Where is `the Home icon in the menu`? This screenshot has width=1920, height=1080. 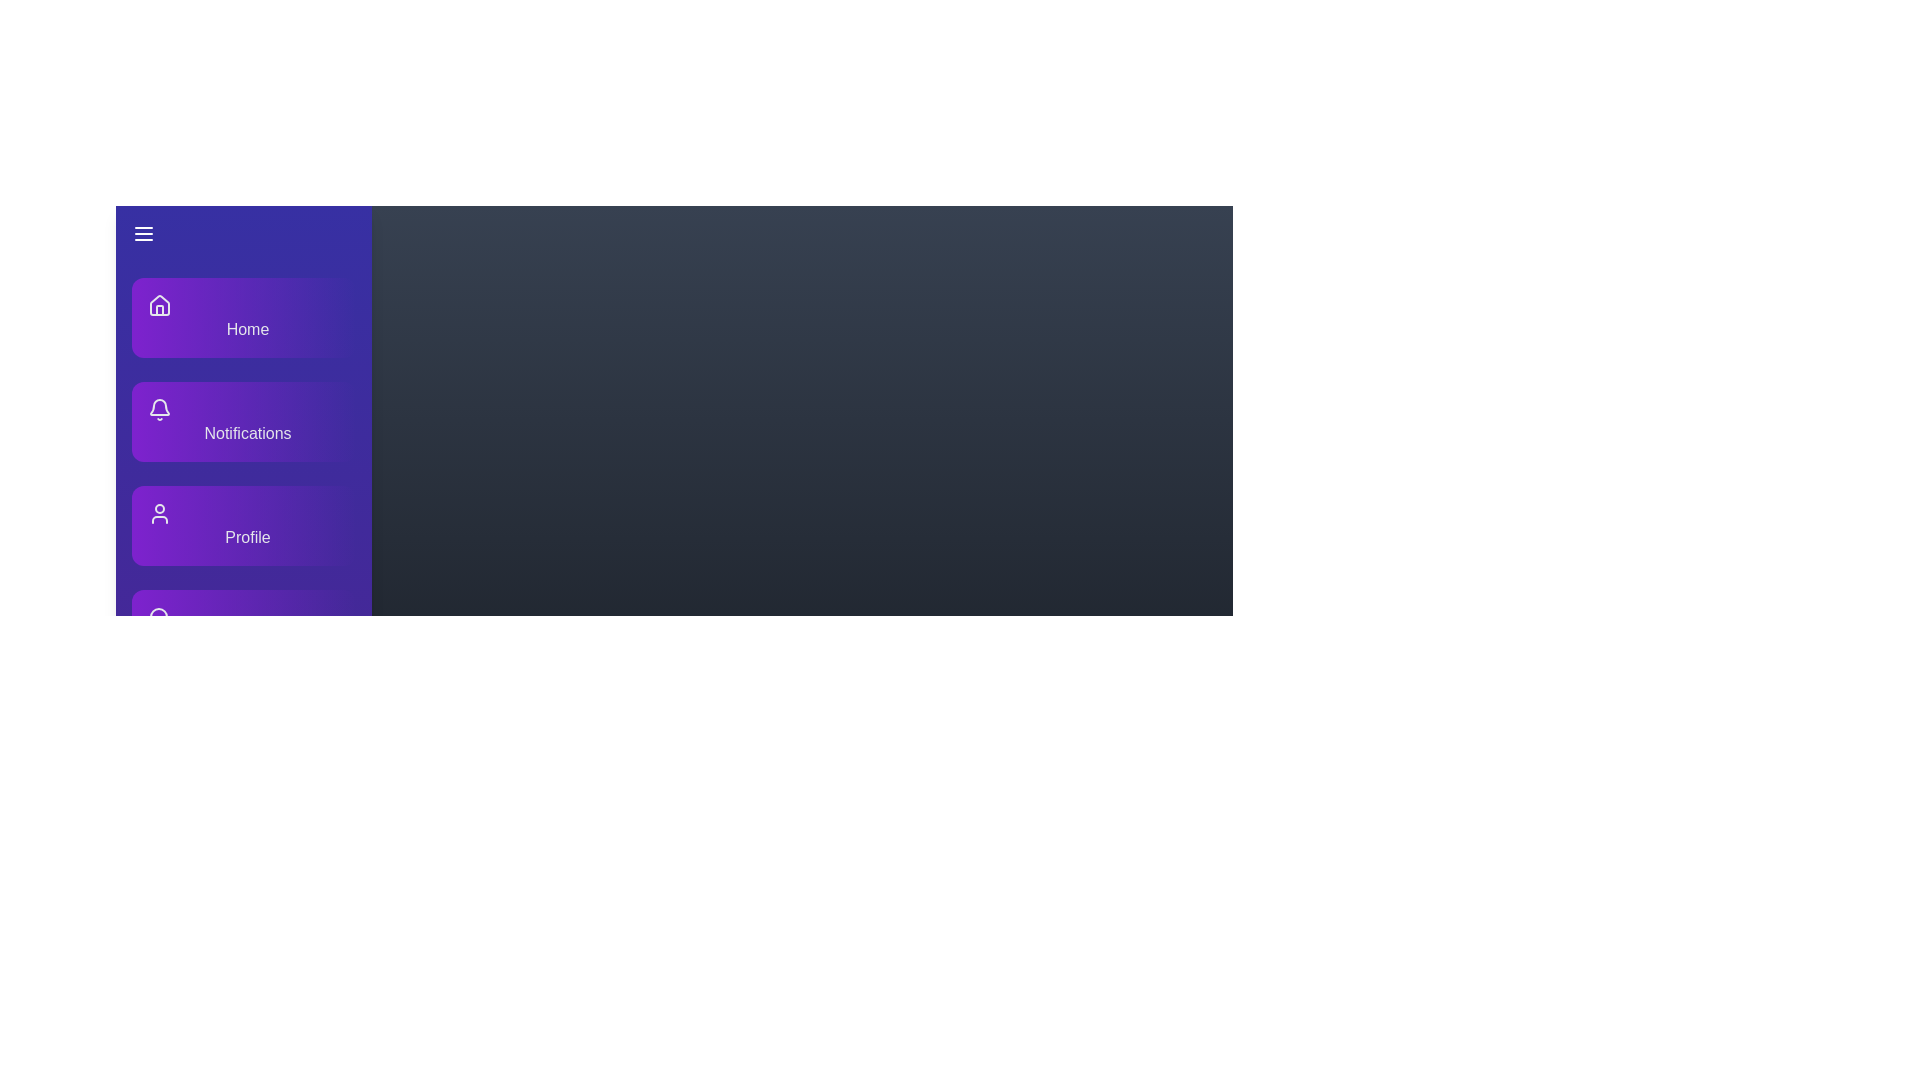
the Home icon in the menu is located at coordinates (158, 305).